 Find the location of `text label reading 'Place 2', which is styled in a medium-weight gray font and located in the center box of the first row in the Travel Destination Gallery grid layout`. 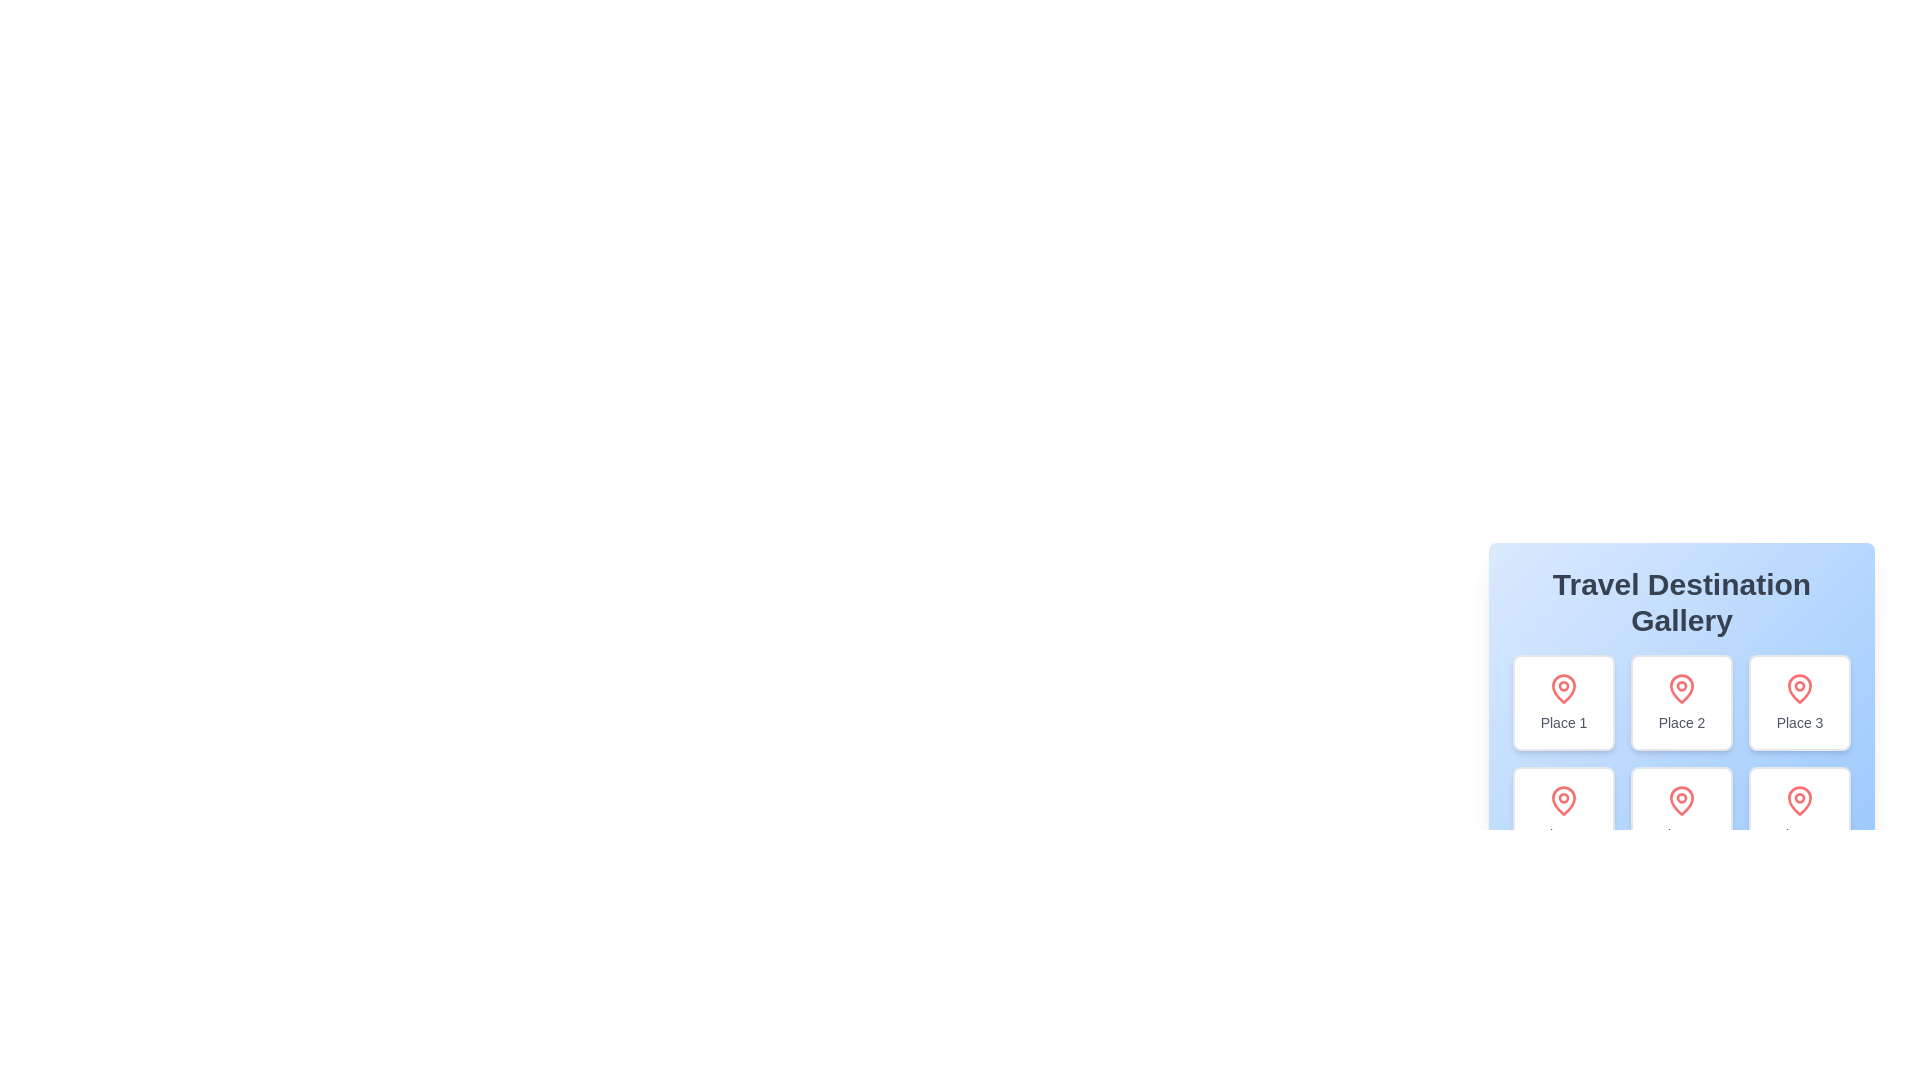

text label reading 'Place 2', which is styled in a medium-weight gray font and located in the center box of the first row in the Travel Destination Gallery grid layout is located at coordinates (1680, 722).